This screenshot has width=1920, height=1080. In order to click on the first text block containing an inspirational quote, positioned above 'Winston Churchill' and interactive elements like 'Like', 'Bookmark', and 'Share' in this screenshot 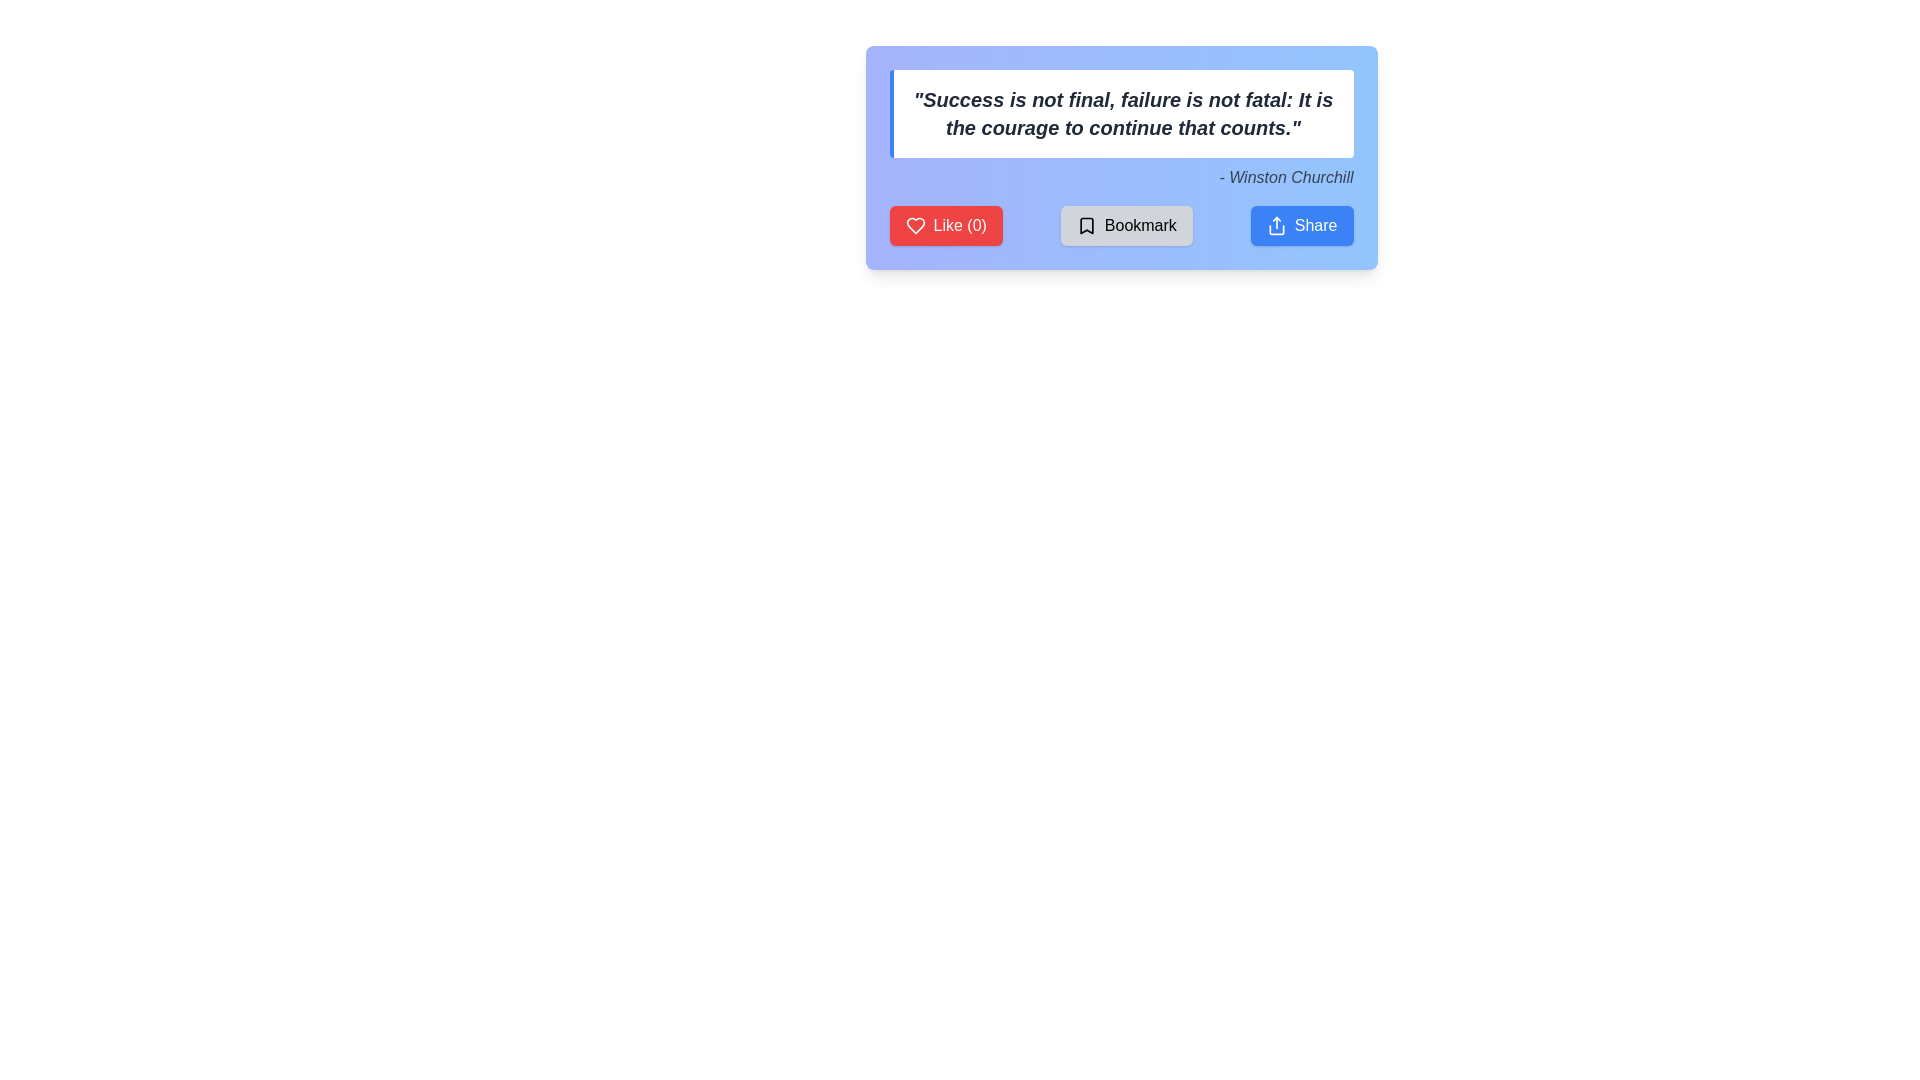, I will do `click(1121, 114)`.